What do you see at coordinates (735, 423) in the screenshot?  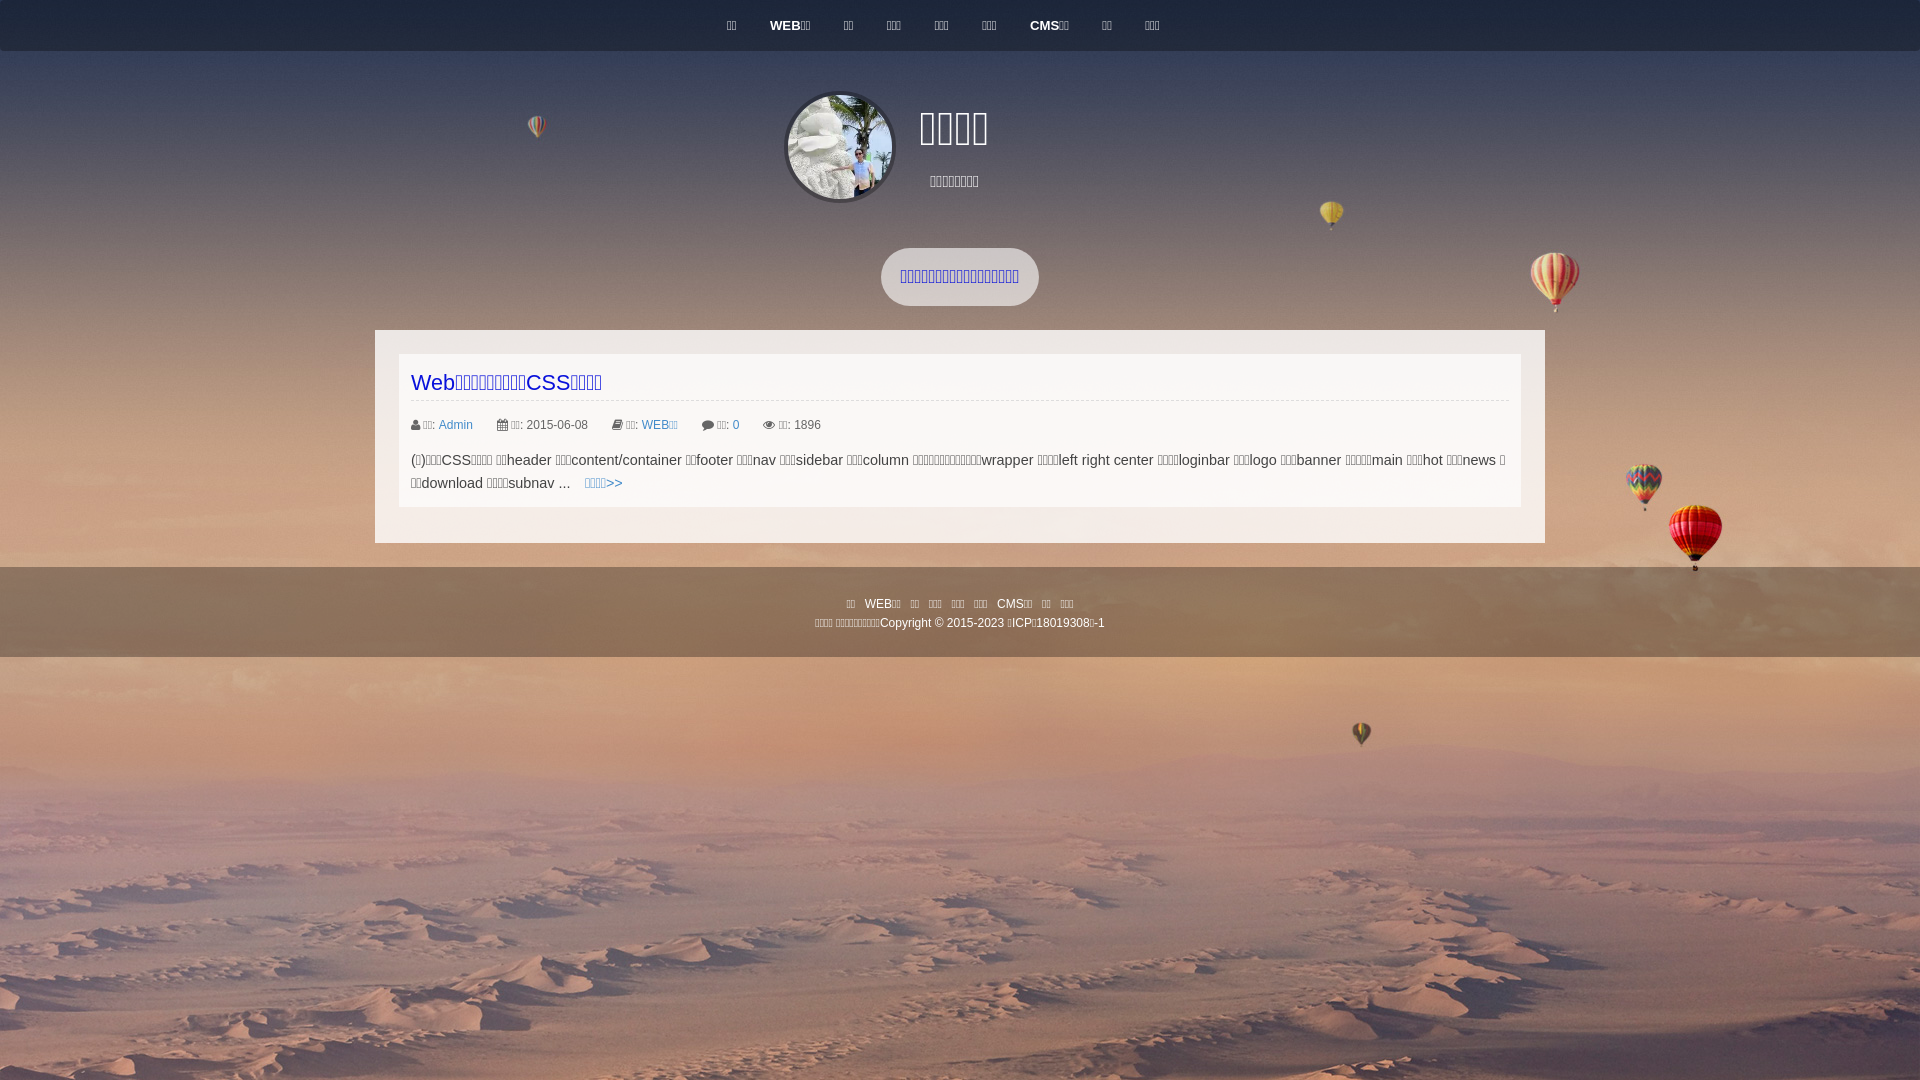 I see `'0'` at bounding box center [735, 423].